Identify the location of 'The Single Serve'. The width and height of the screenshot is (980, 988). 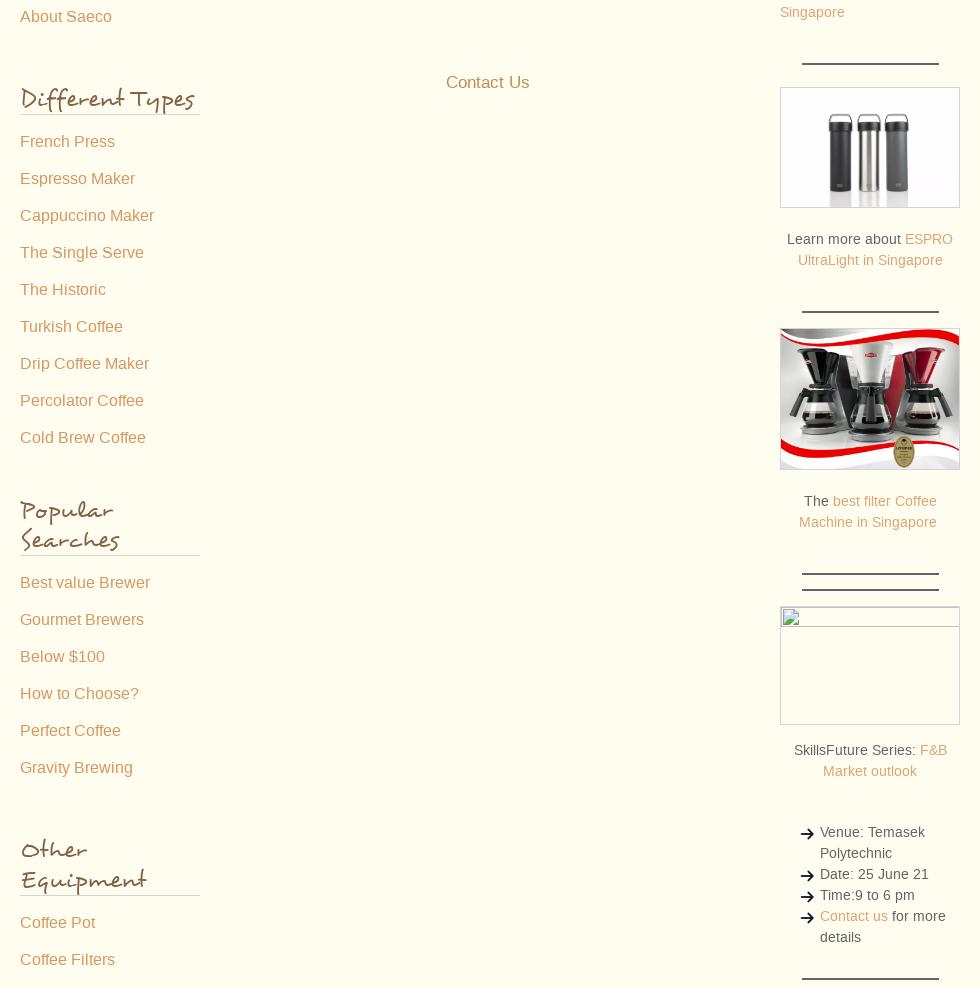
(82, 252).